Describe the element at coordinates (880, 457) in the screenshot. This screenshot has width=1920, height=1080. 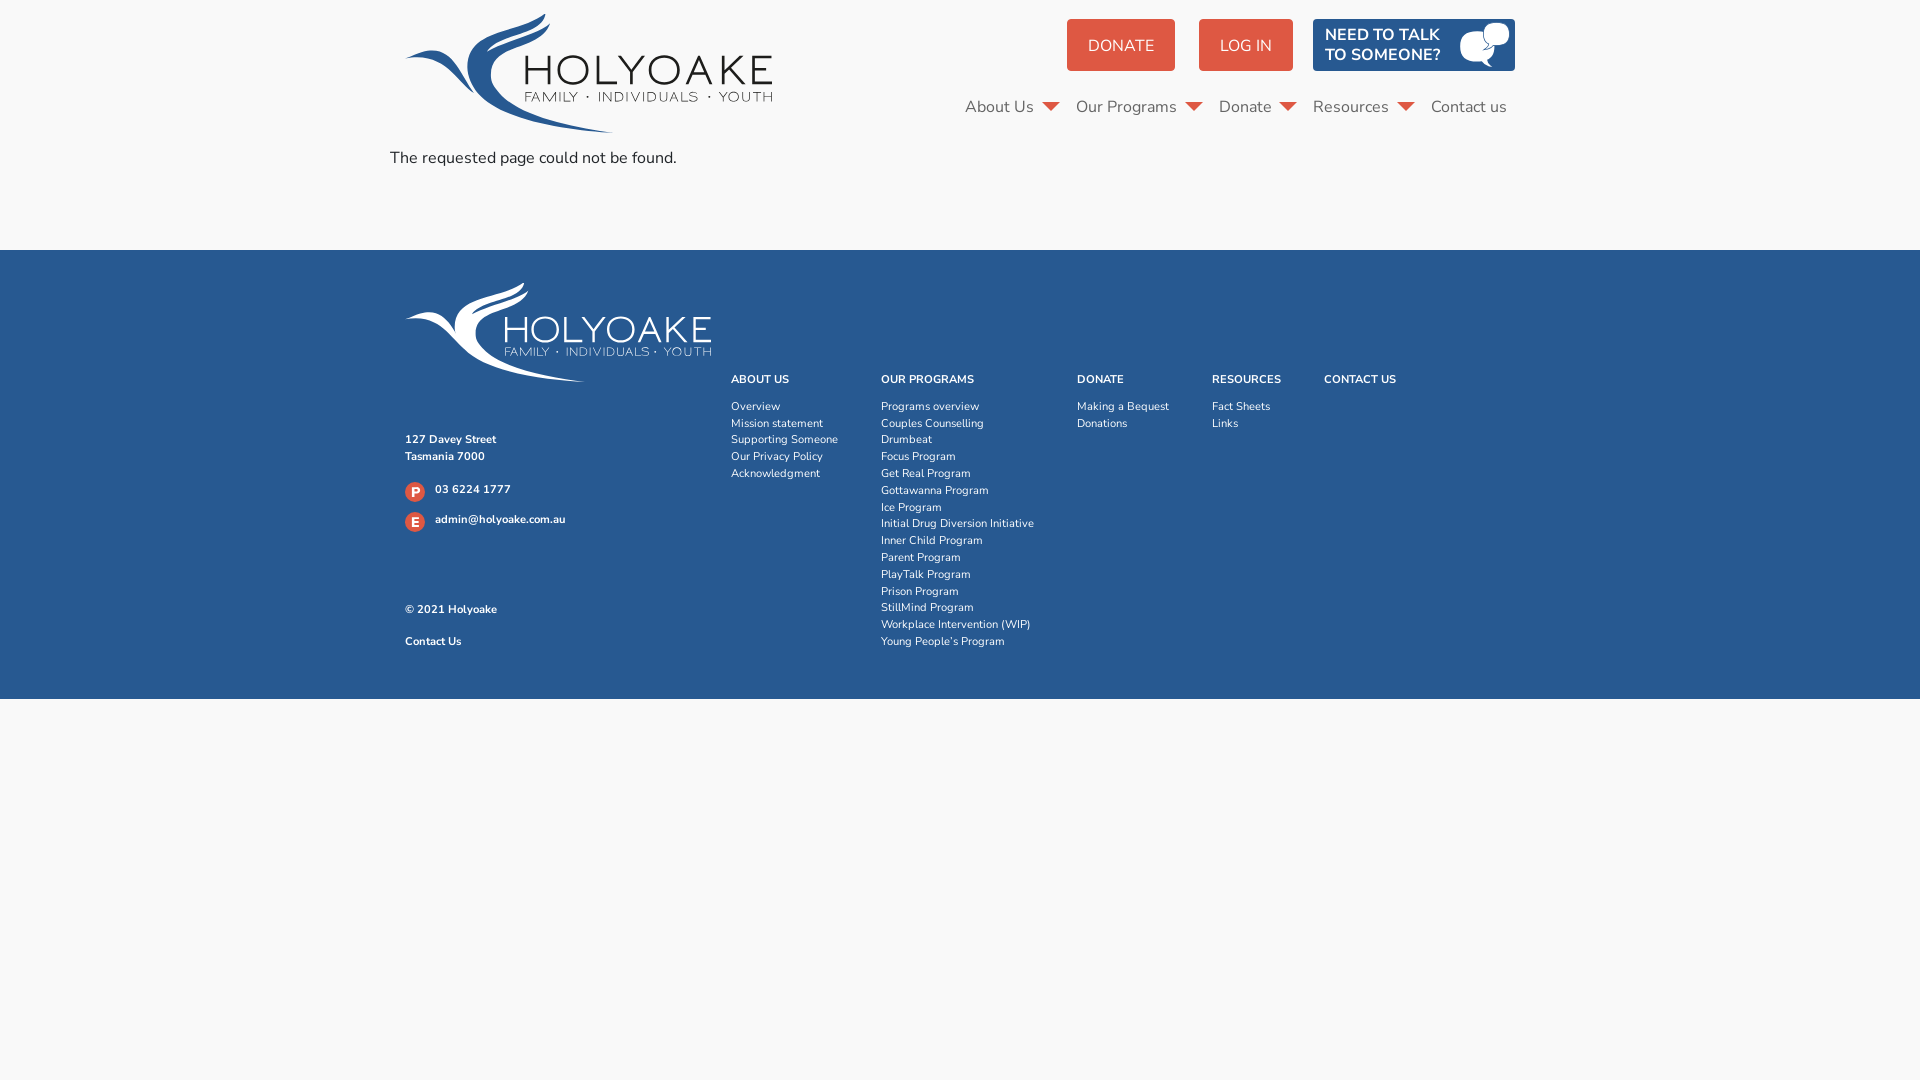
I see `'Focus Program'` at that location.